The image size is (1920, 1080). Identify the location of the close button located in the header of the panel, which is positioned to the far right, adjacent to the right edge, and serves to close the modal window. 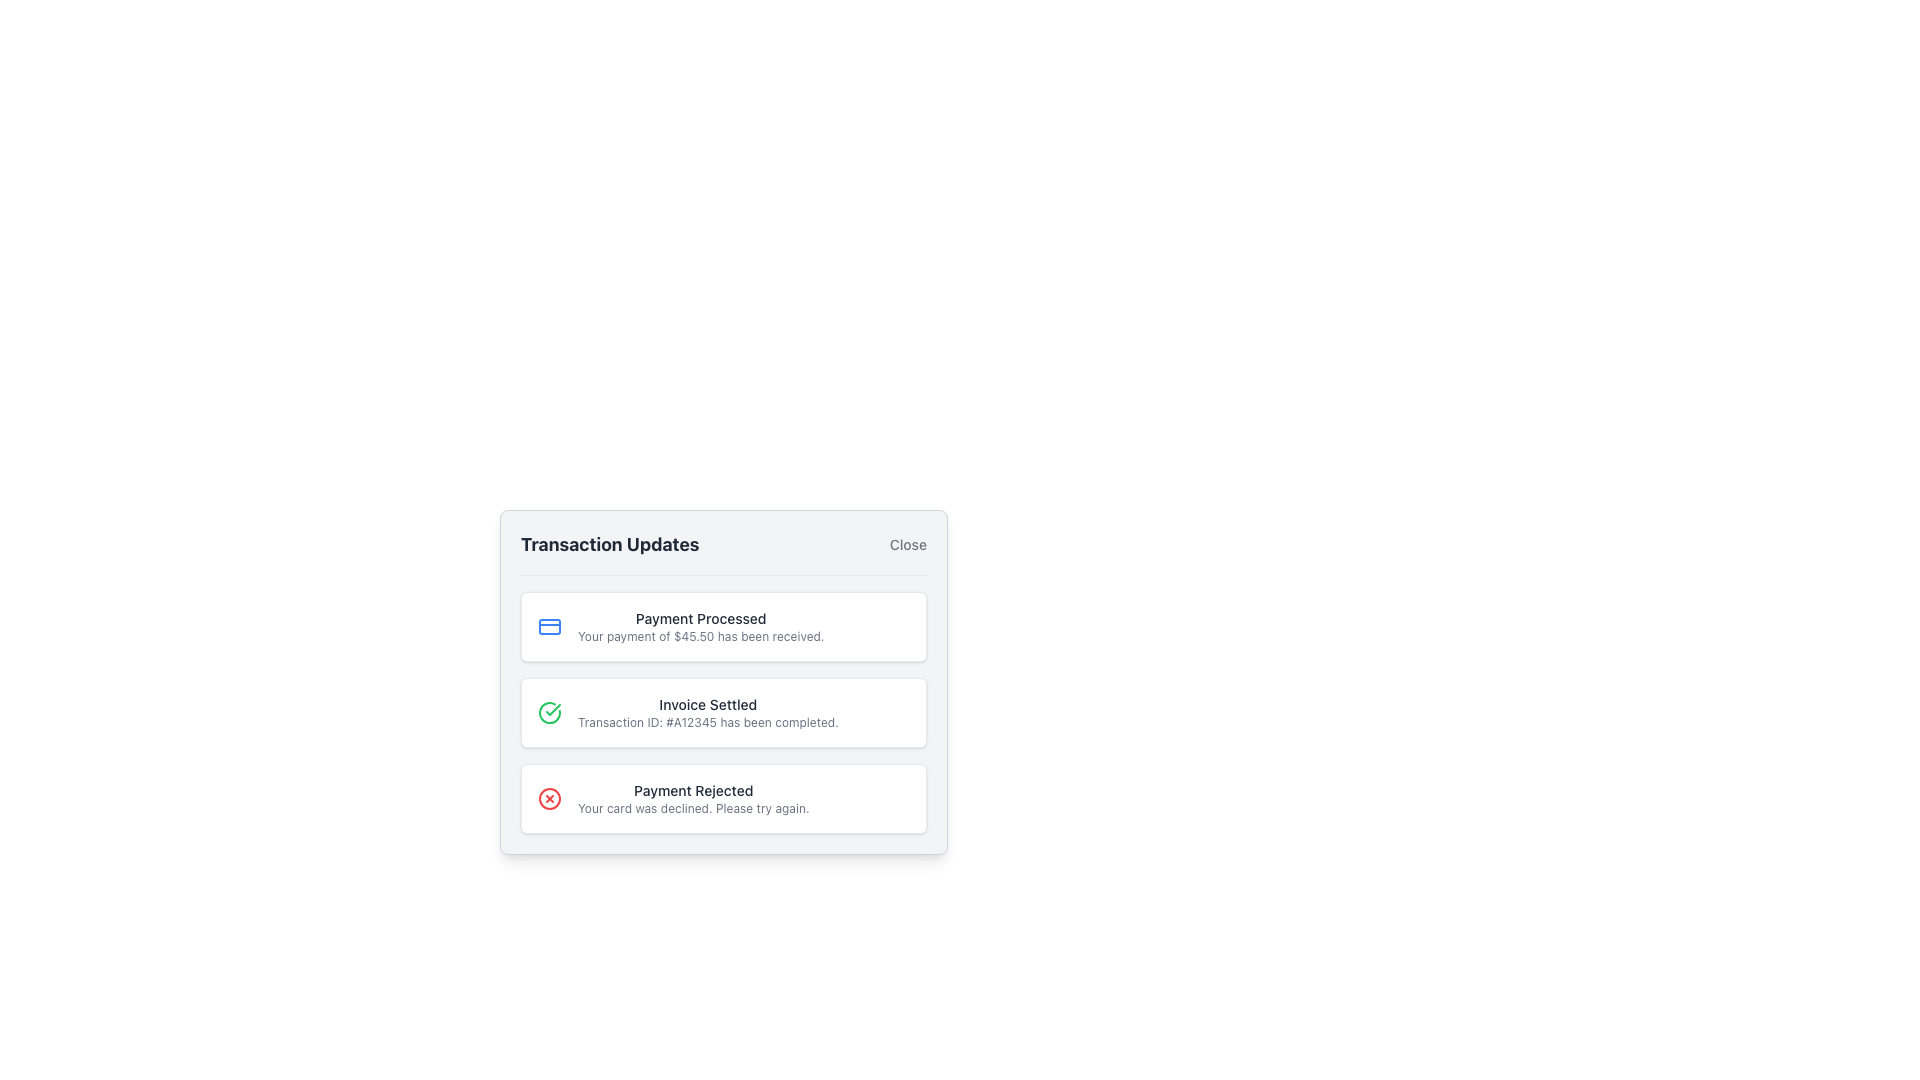
(907, 544).